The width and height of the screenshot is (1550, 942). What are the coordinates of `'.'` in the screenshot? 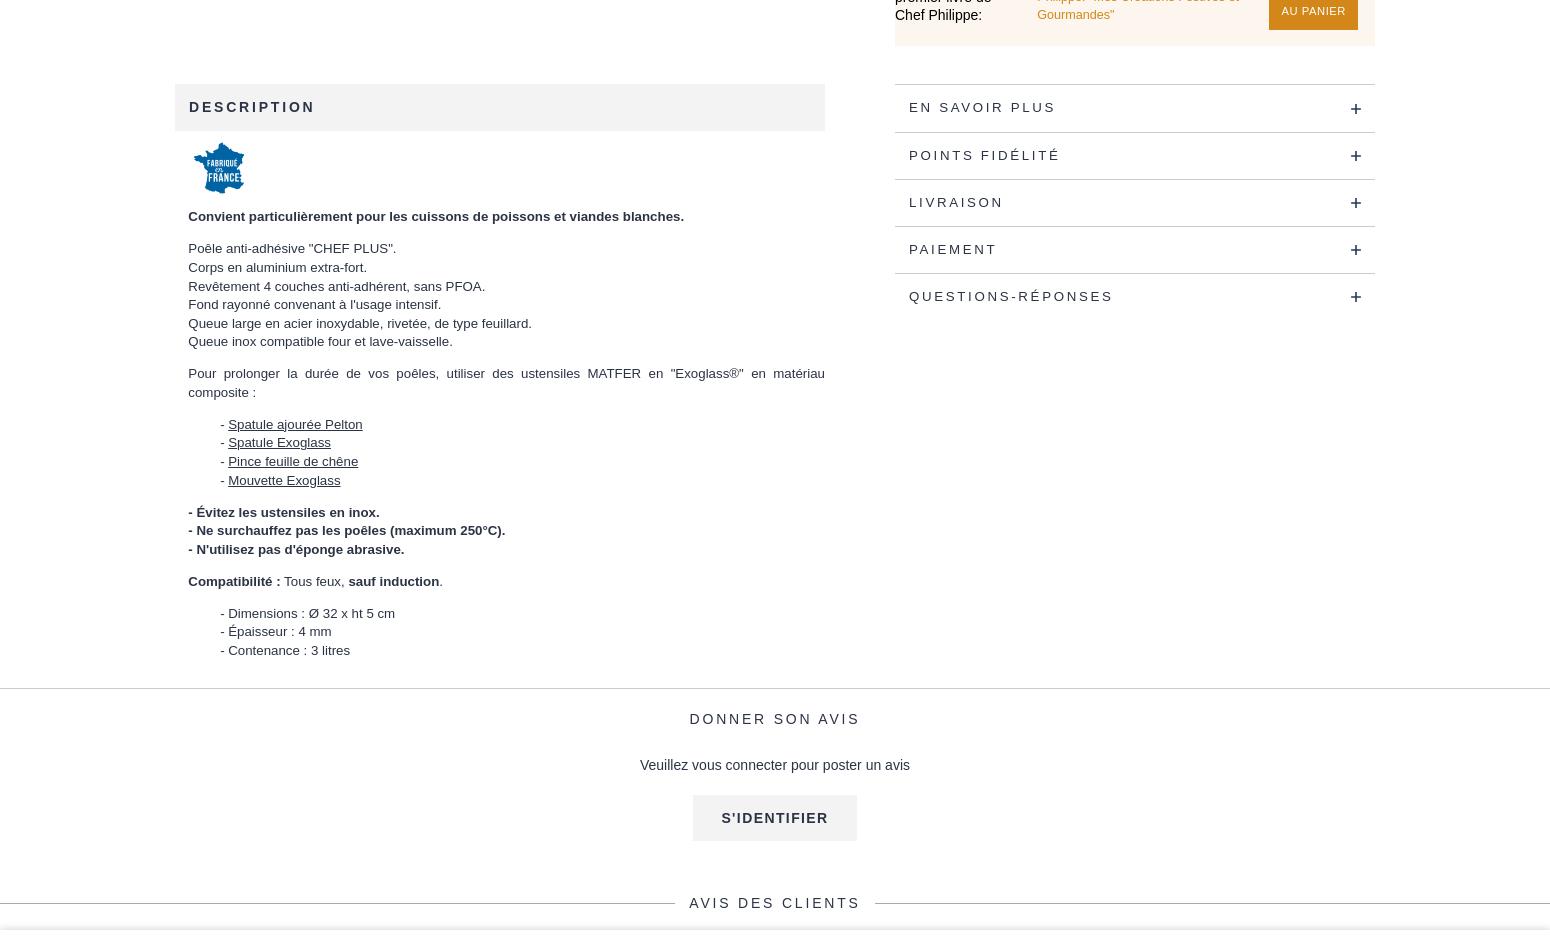 It's located at (440, 580).